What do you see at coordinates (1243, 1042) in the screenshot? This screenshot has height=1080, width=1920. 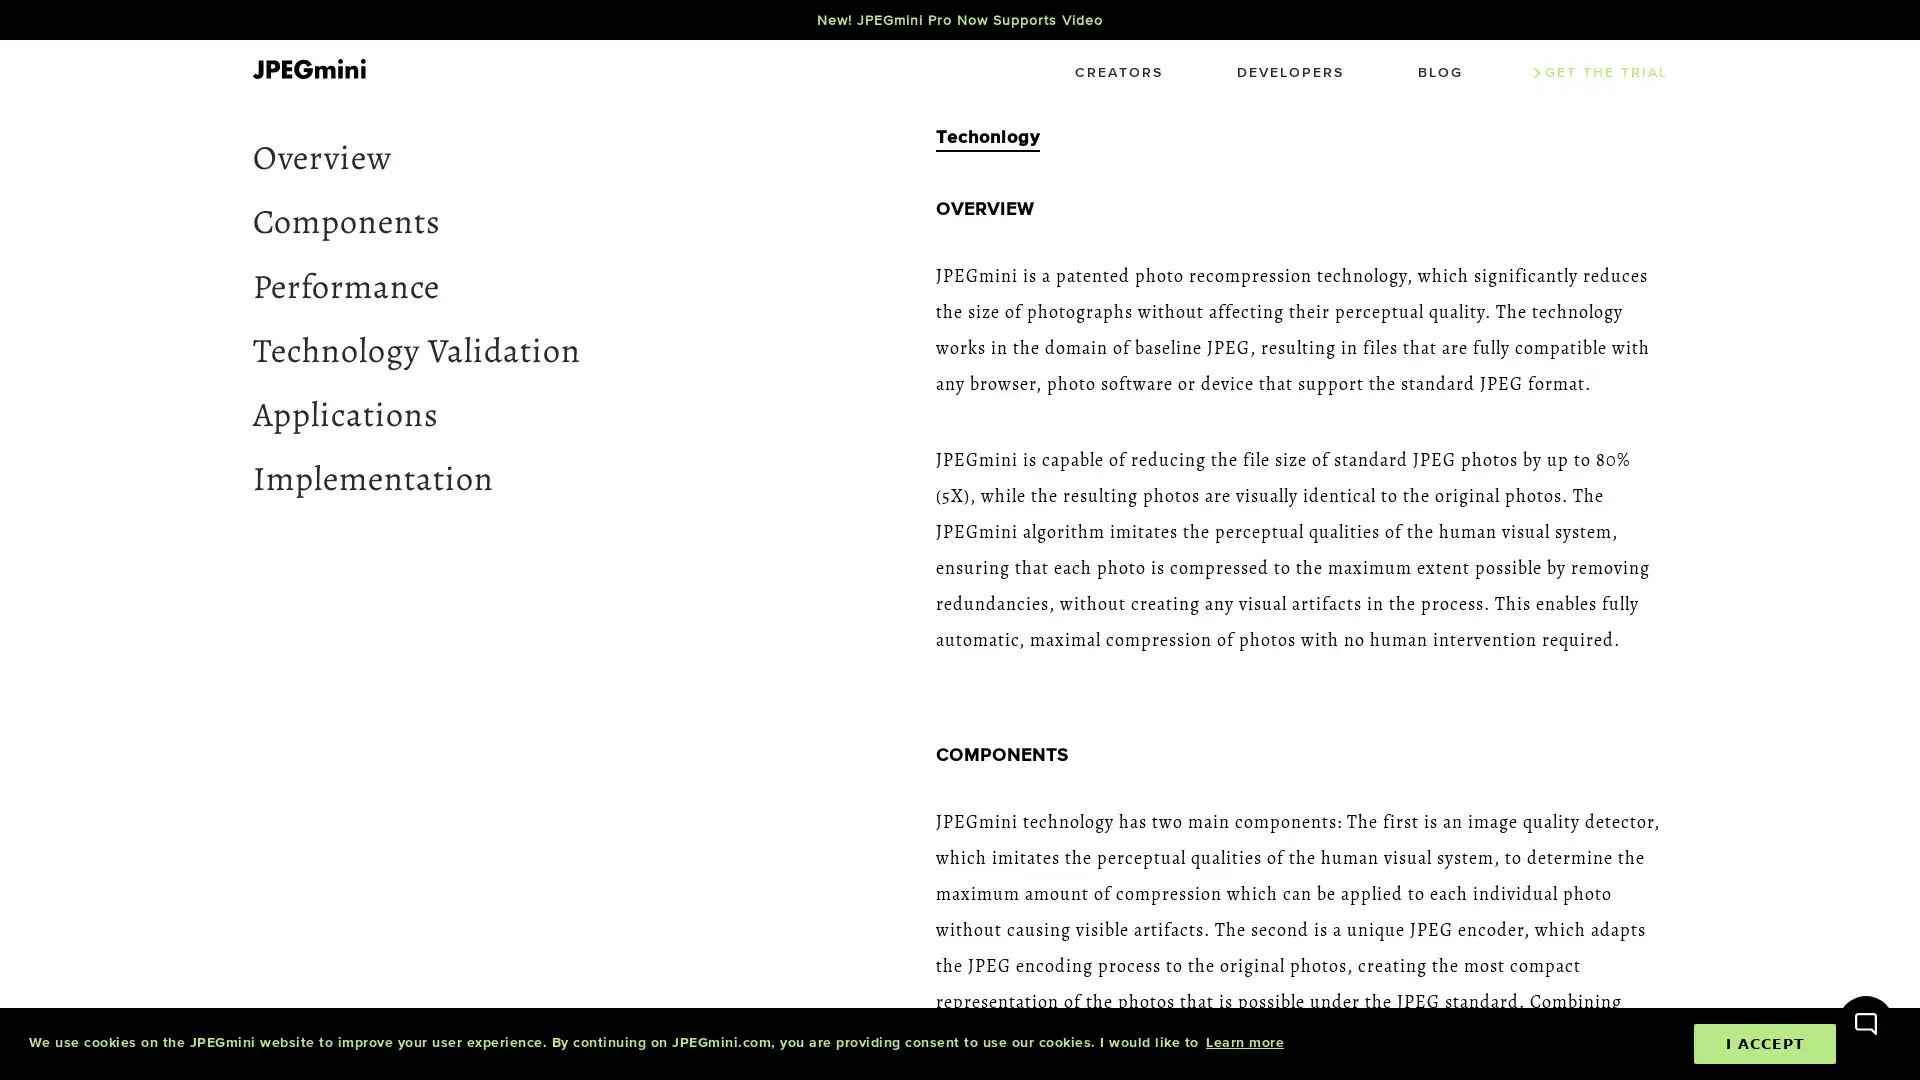 I see `learn more about cookies` at bounding box center [1243, 1042].